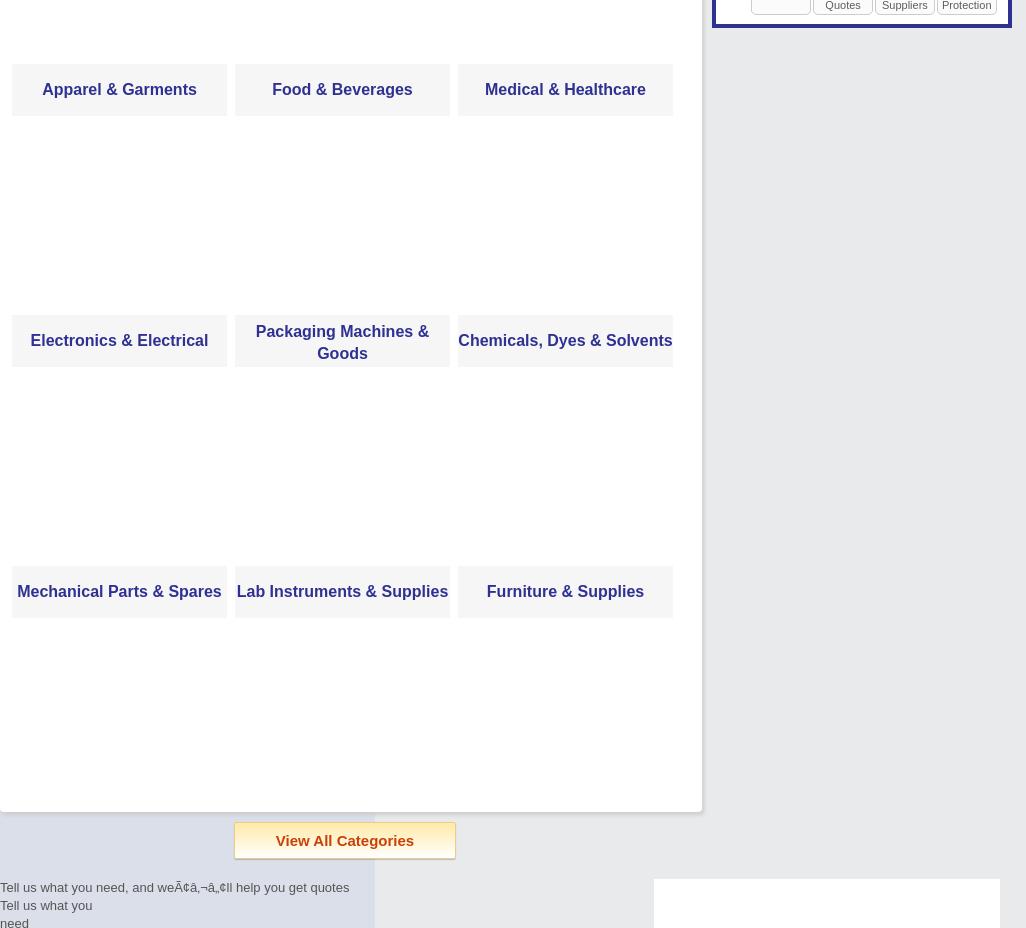 Image resolution: width=1026 pixels, height=928 pixels. Describe the element at coordinates (45, 905) in the screenshot. I see `'Tell us what you'` at that location.